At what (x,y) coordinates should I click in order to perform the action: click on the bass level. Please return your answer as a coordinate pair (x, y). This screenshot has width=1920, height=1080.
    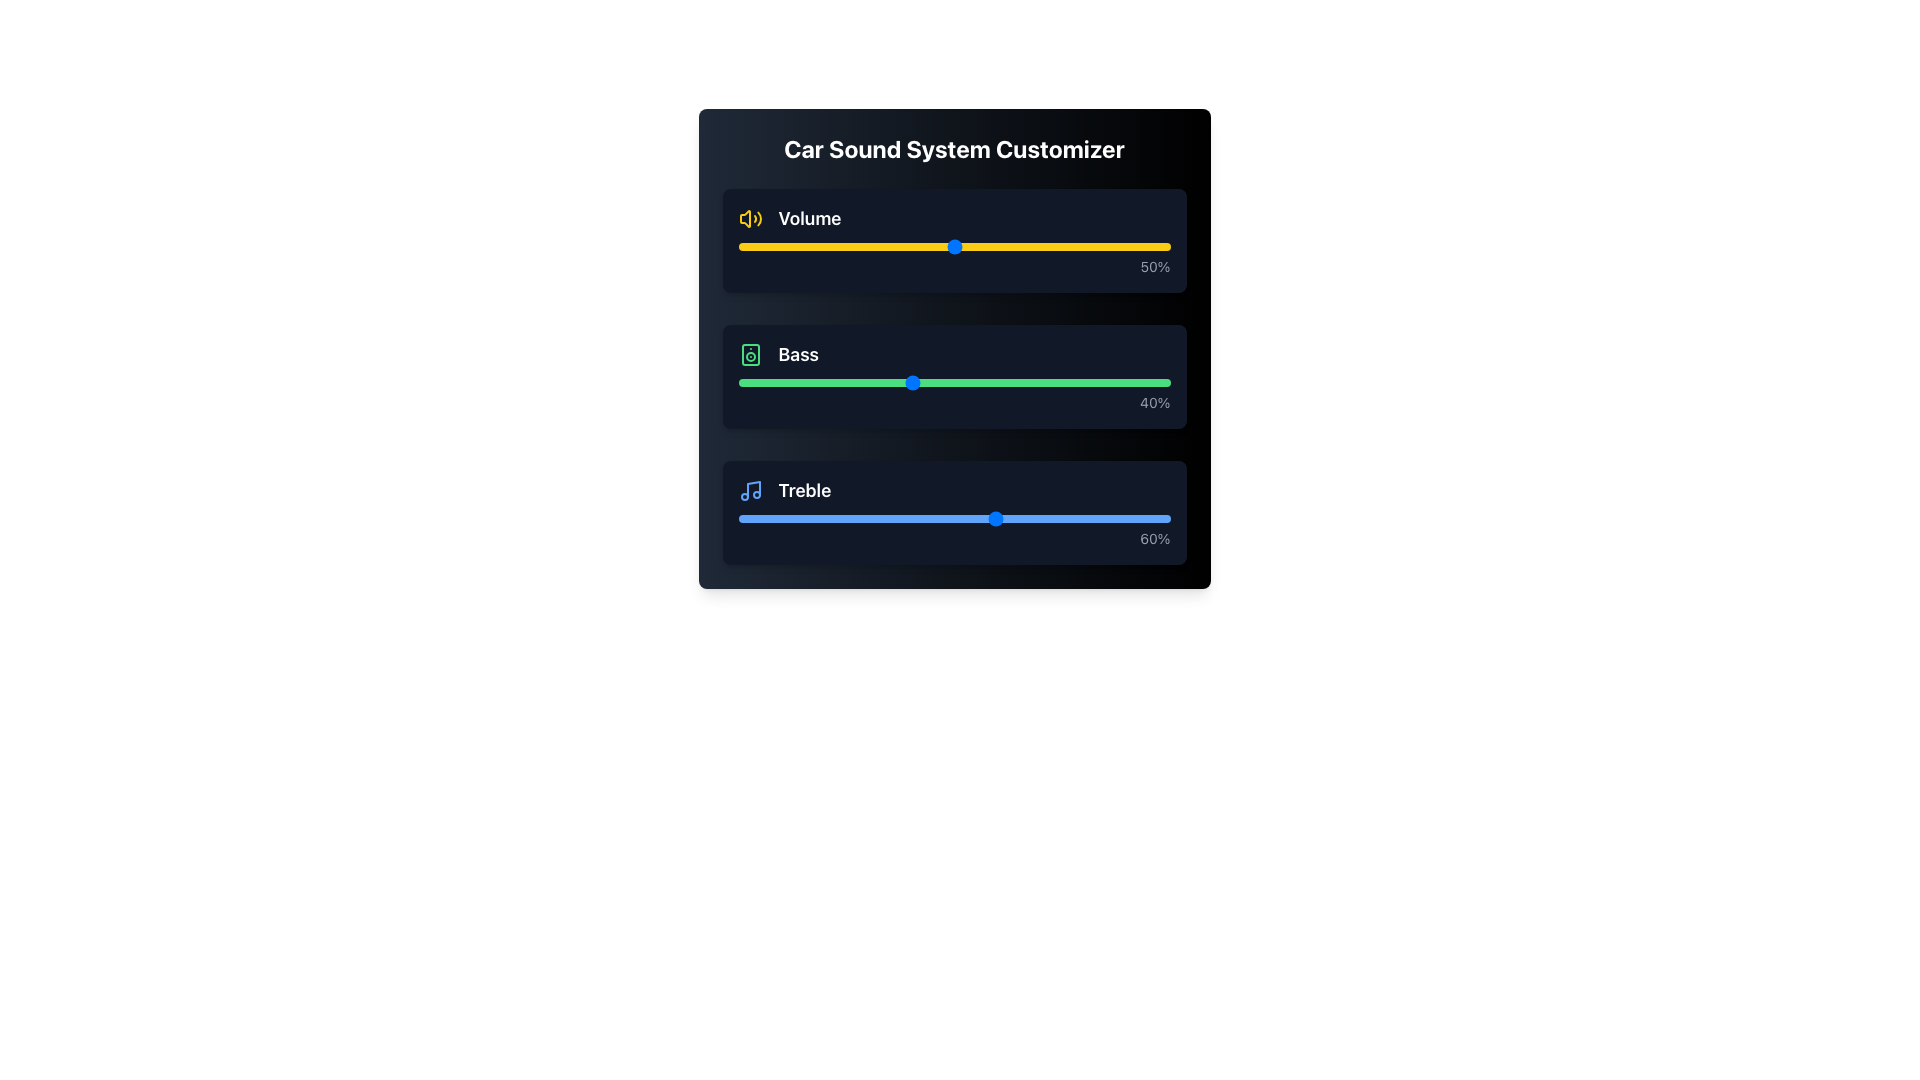
    Looking at the image, I should click on (1036, 382).